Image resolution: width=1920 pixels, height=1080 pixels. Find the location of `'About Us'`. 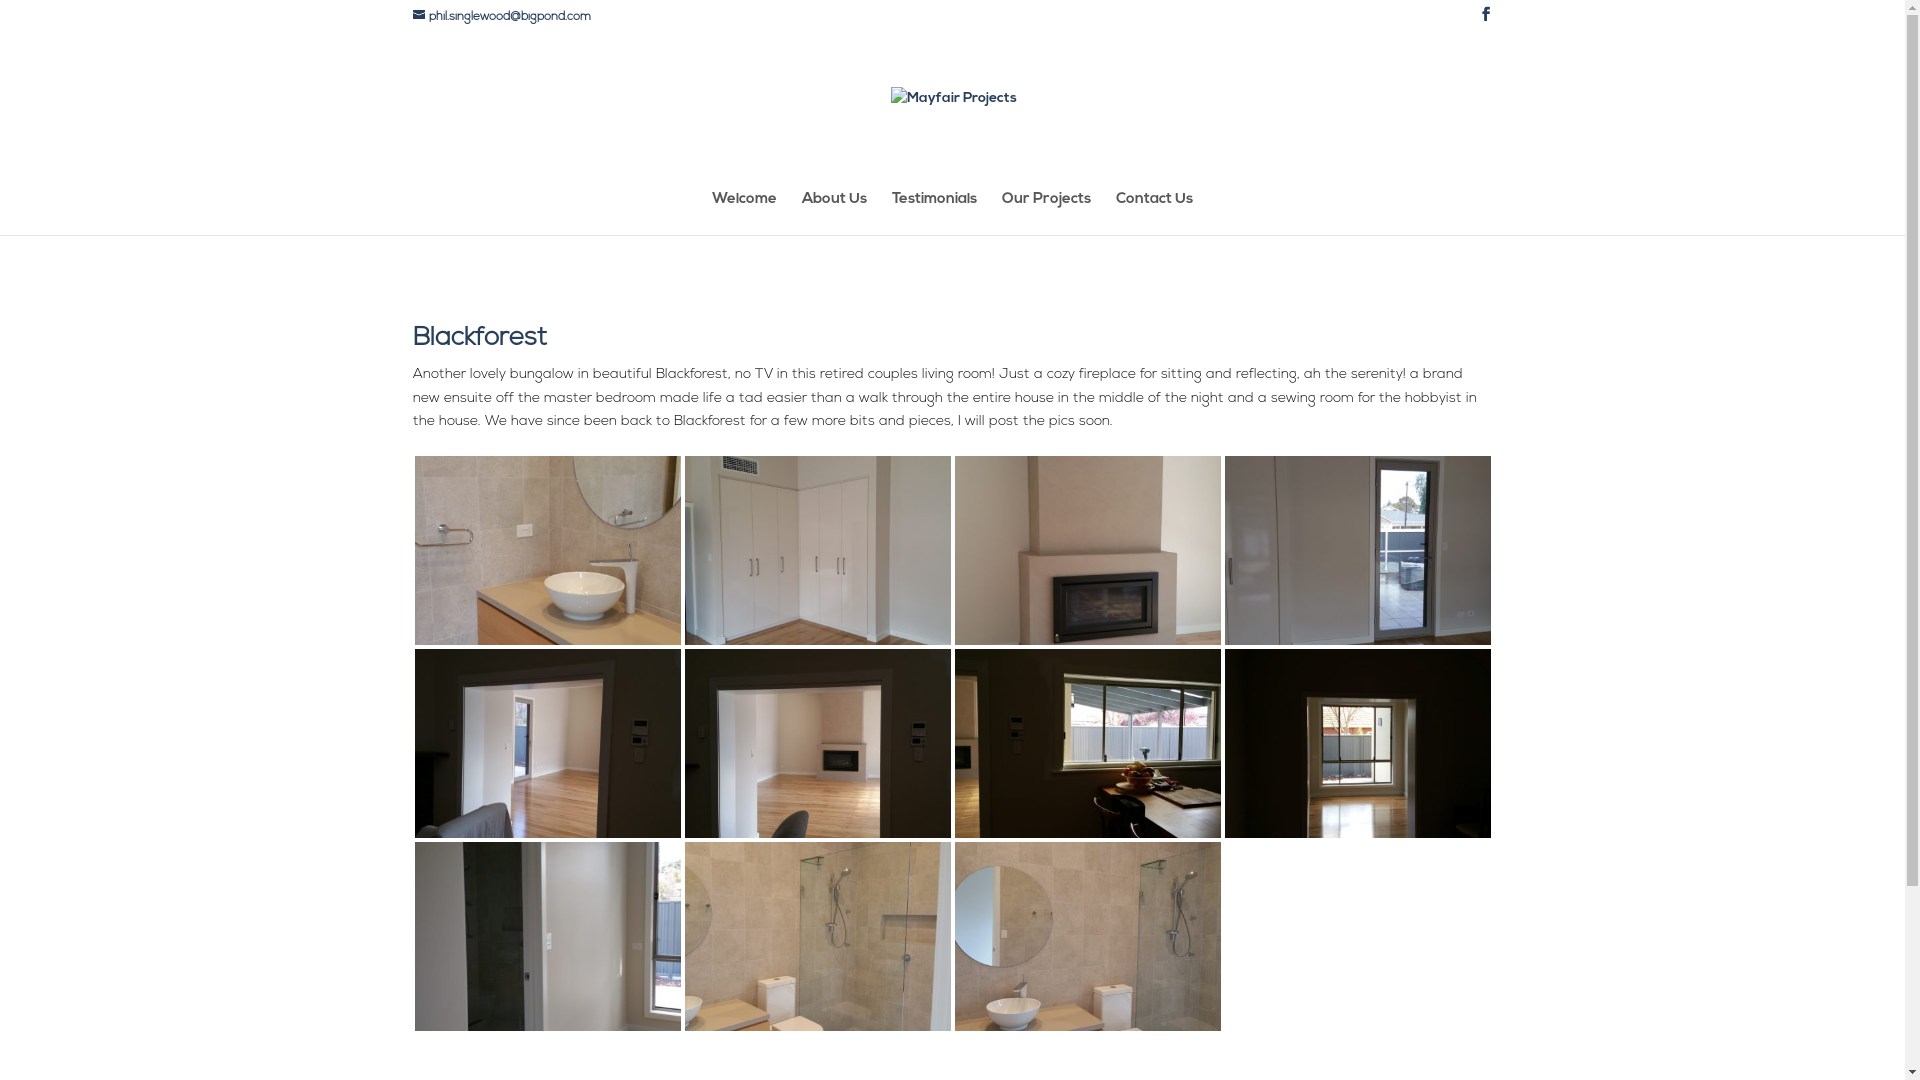

'About Us' is located at coordinates (834, 213).